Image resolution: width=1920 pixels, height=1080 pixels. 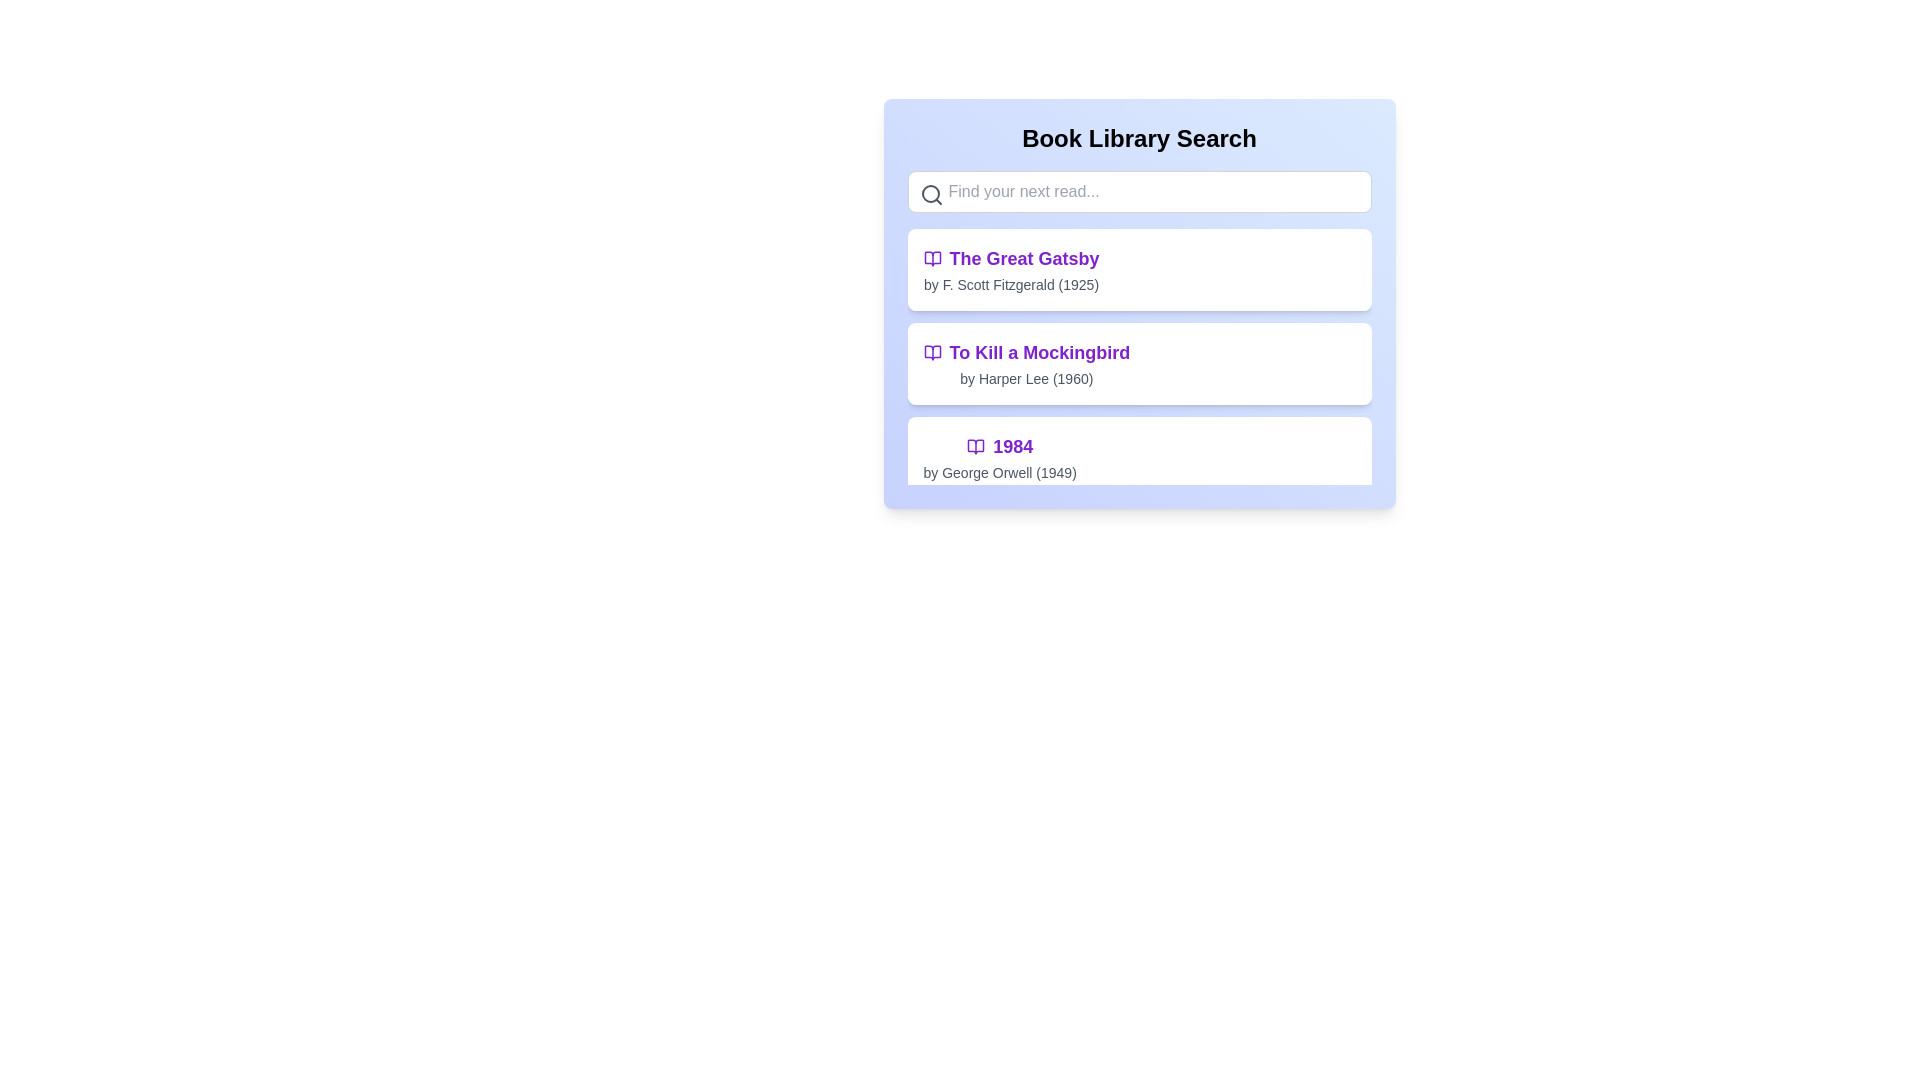 I want to click on the open-book icon styled in purple, located to the left of the text 'To Kill a Mockingbird', which is the second item in the list displayed in the card, so click(x=931, y=352).